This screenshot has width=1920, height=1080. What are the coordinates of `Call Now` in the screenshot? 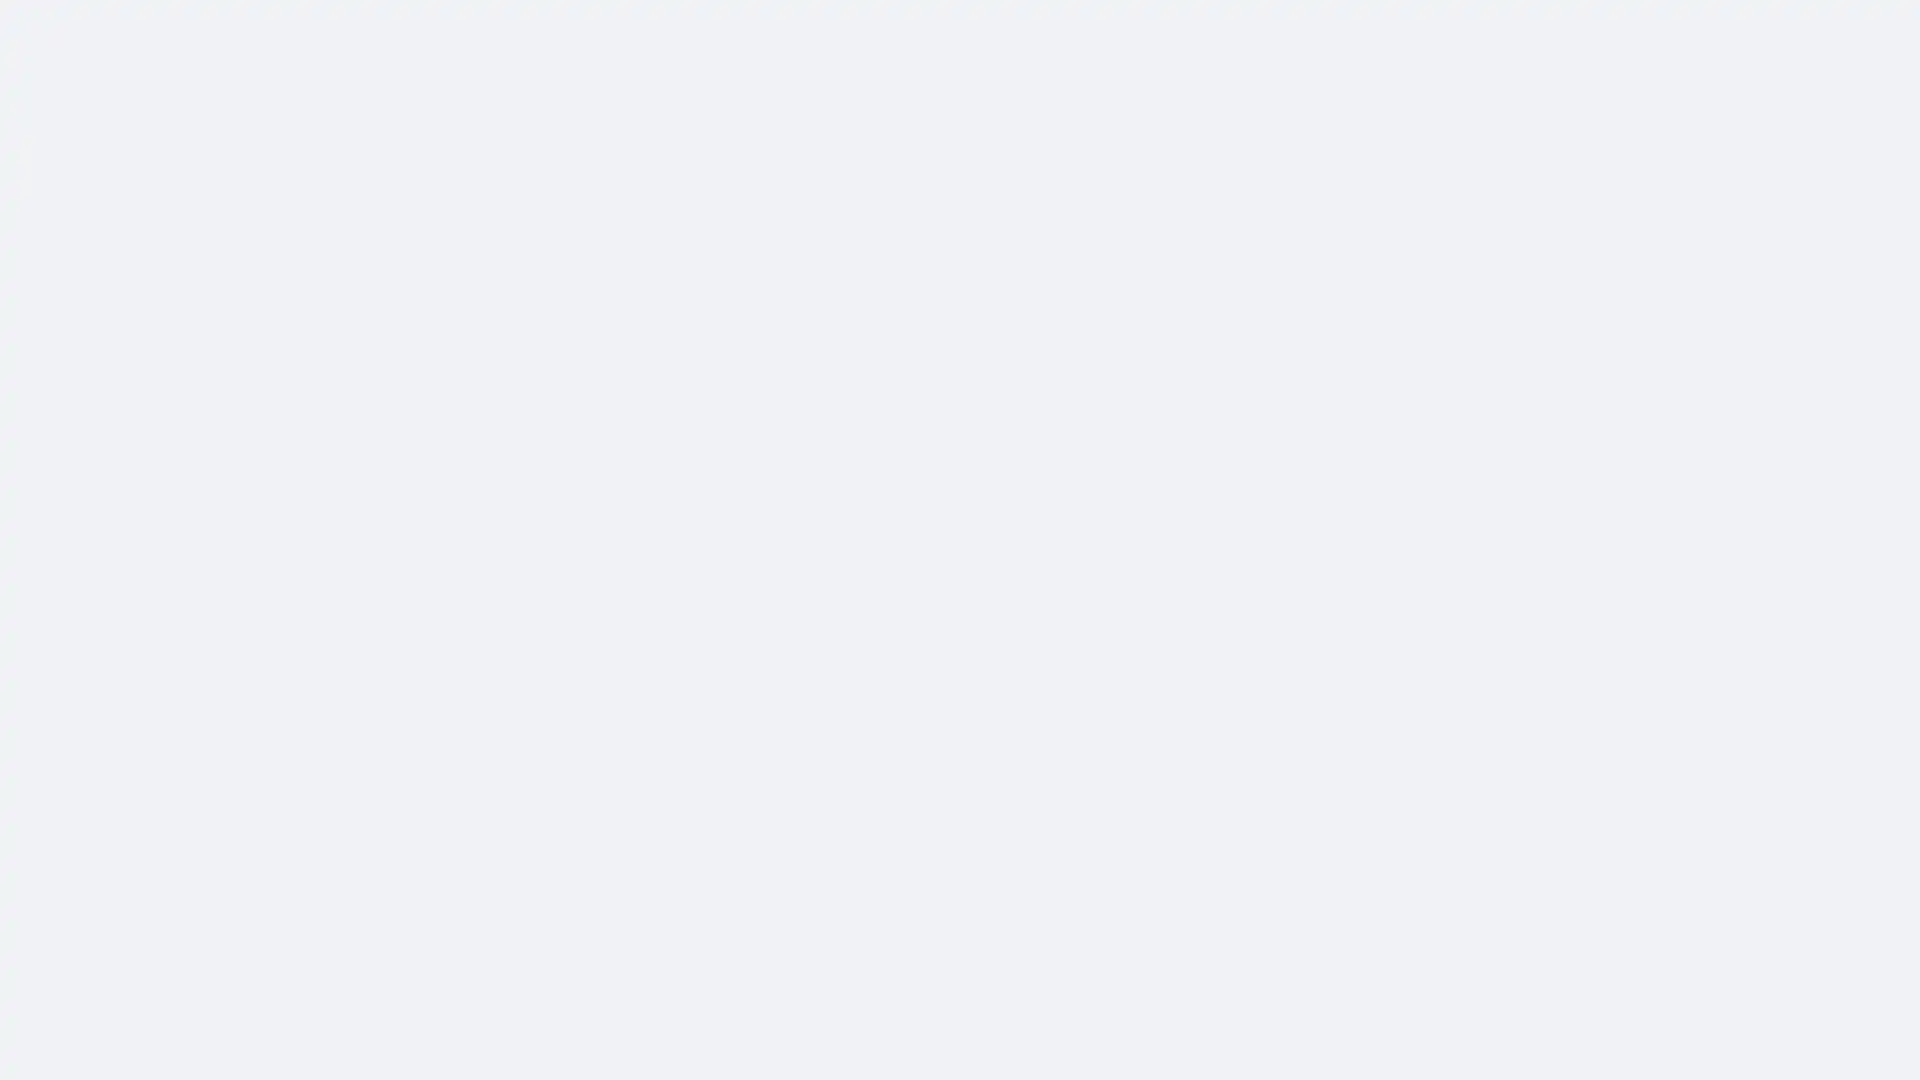 It's located at (1241, 181).